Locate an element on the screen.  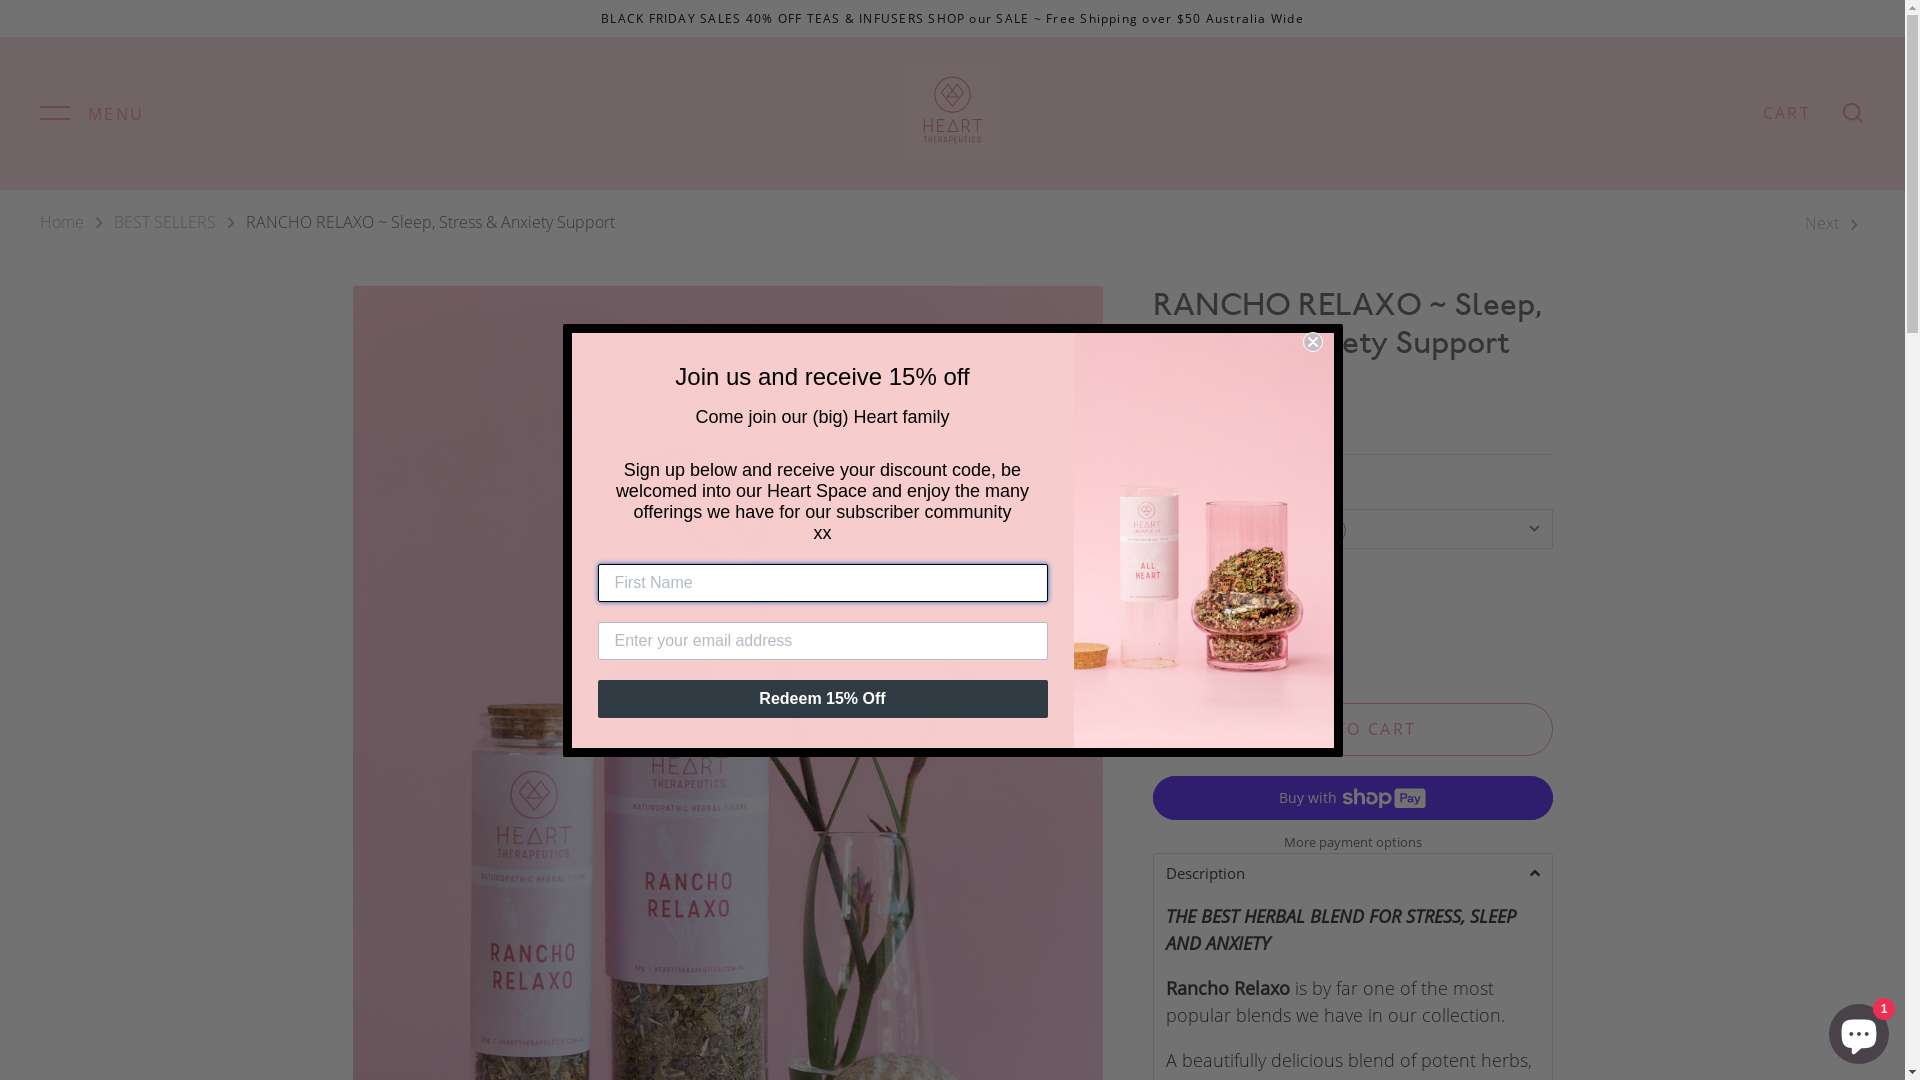
'MENU' is located at coordinates (90, 114).